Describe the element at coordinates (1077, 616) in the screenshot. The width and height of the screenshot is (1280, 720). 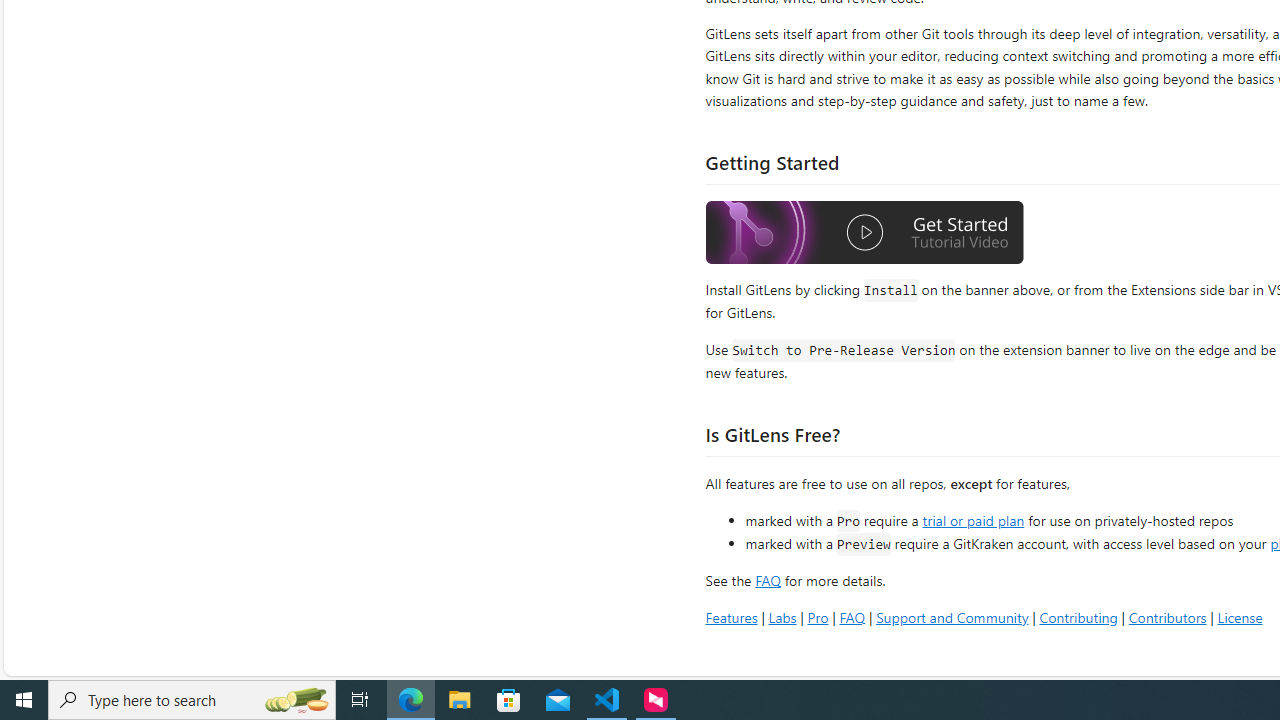
I see `'Contributing'` at that location.